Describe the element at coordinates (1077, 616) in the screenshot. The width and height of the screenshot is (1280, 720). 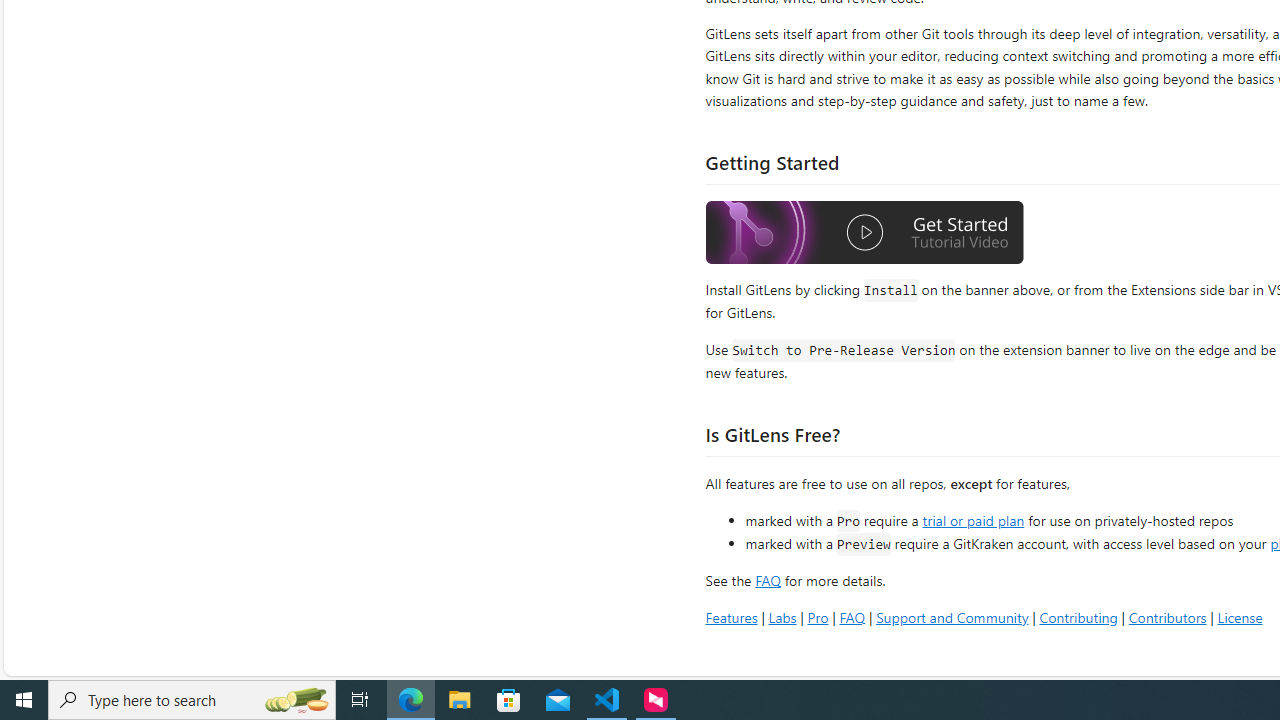
I see `'Contributing'` at that location.